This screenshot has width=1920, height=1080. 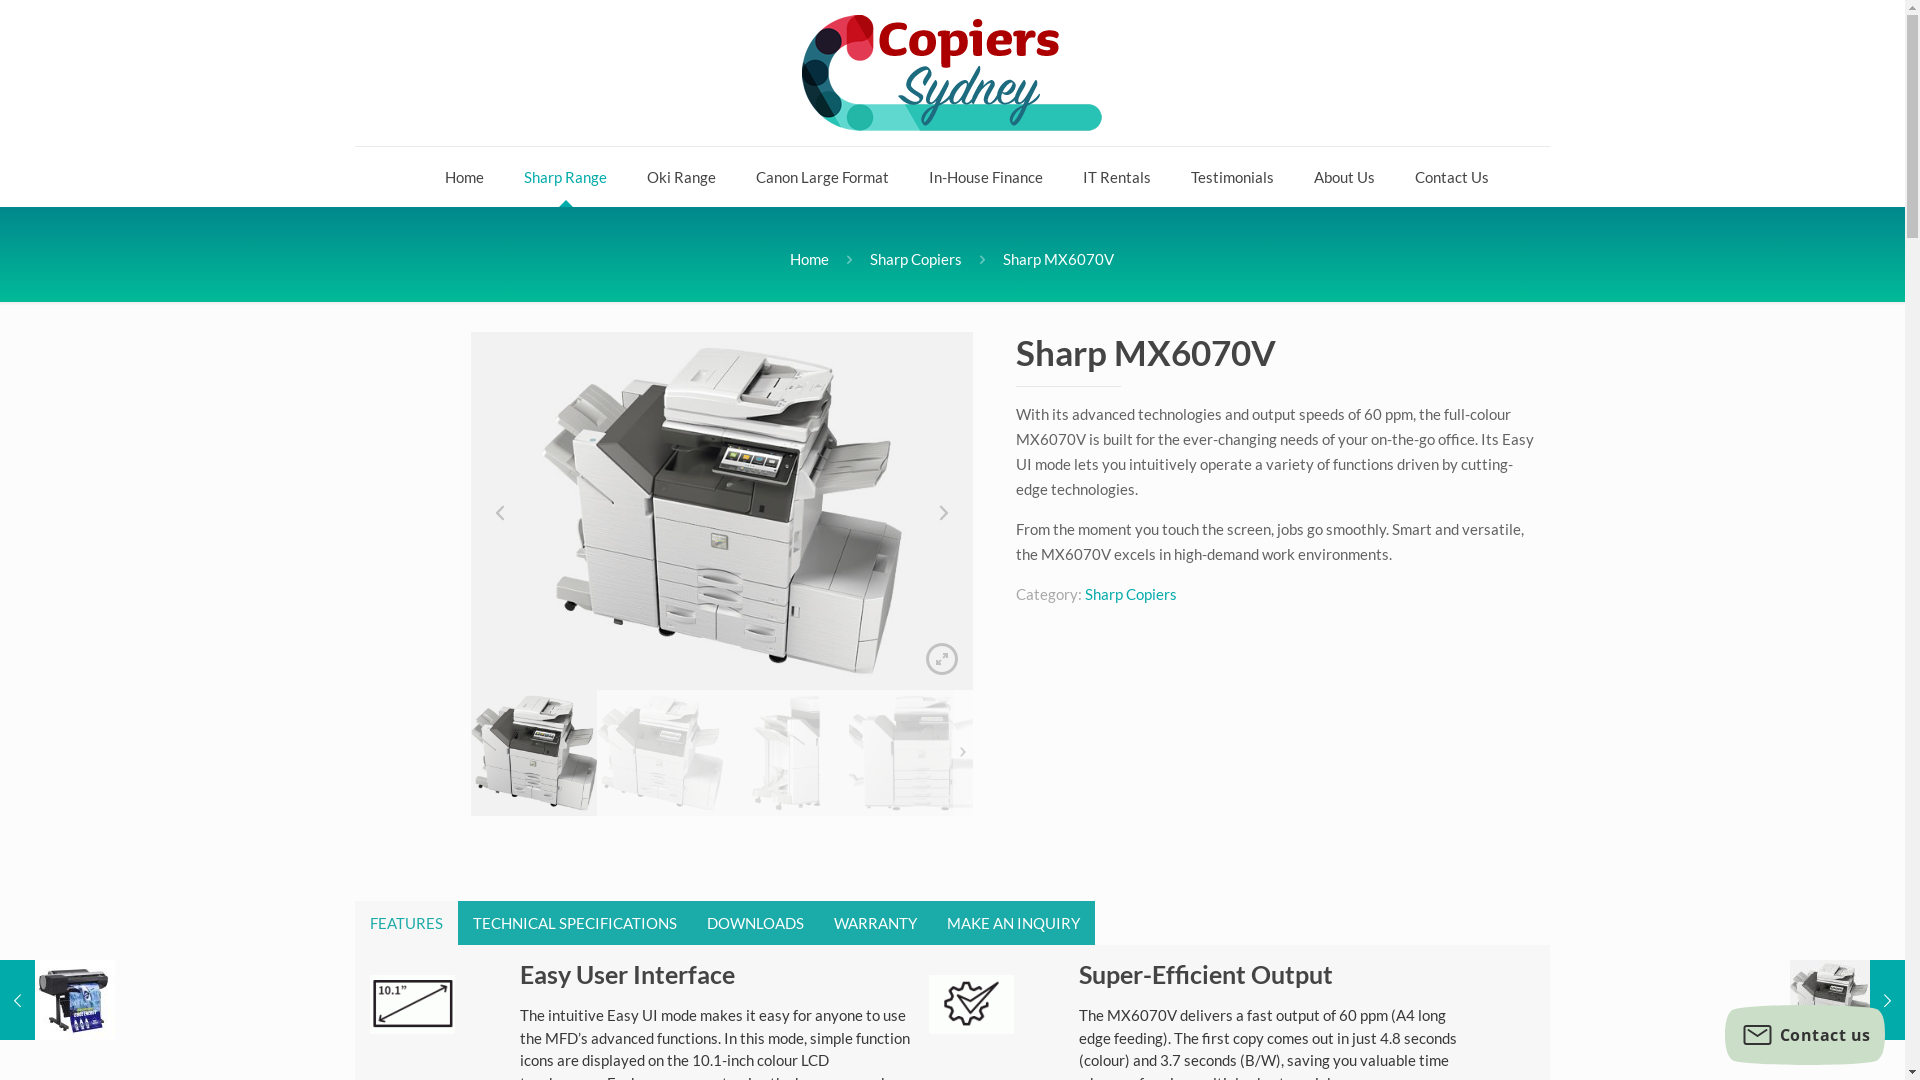 What do you see at coordinates (721, 509) in the screenshot?
I see `'MX6070V-01'` at bounding box center [721, 509].